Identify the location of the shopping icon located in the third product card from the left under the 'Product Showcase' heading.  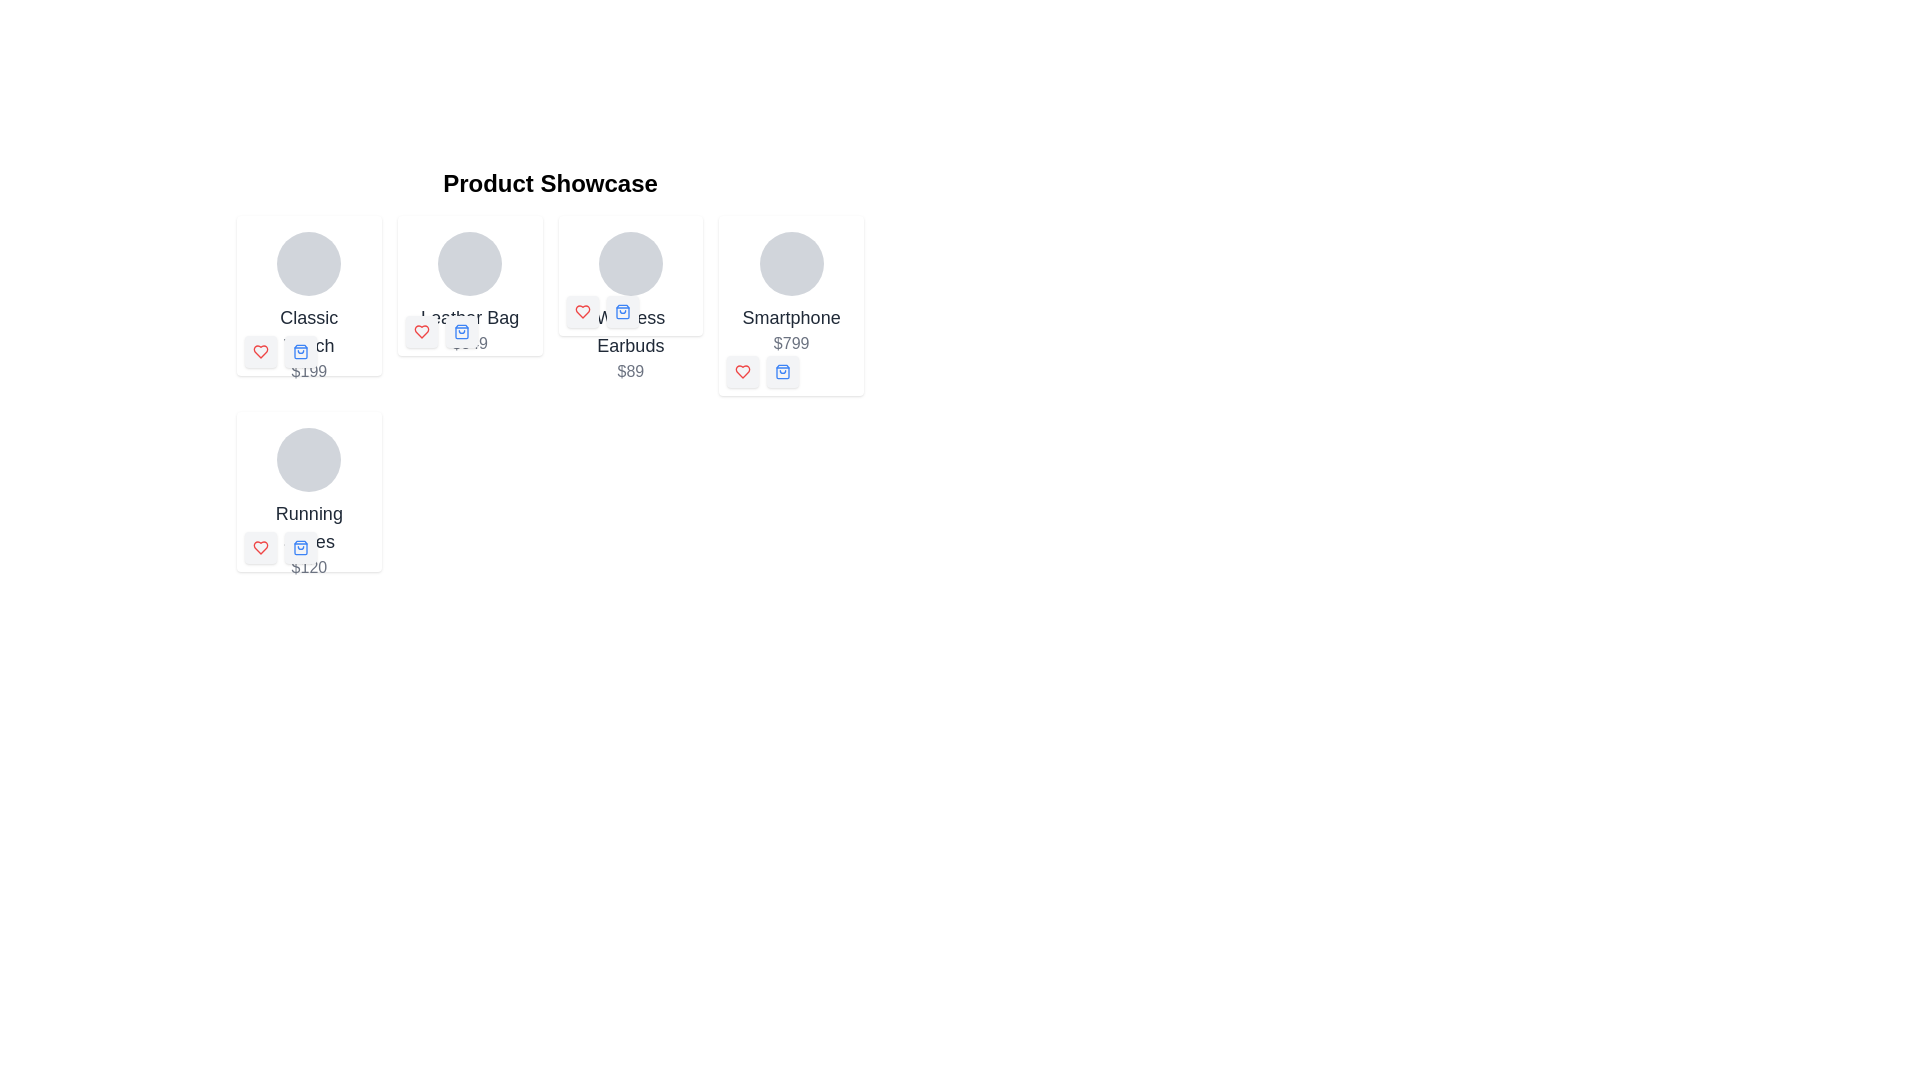
(621, 312).